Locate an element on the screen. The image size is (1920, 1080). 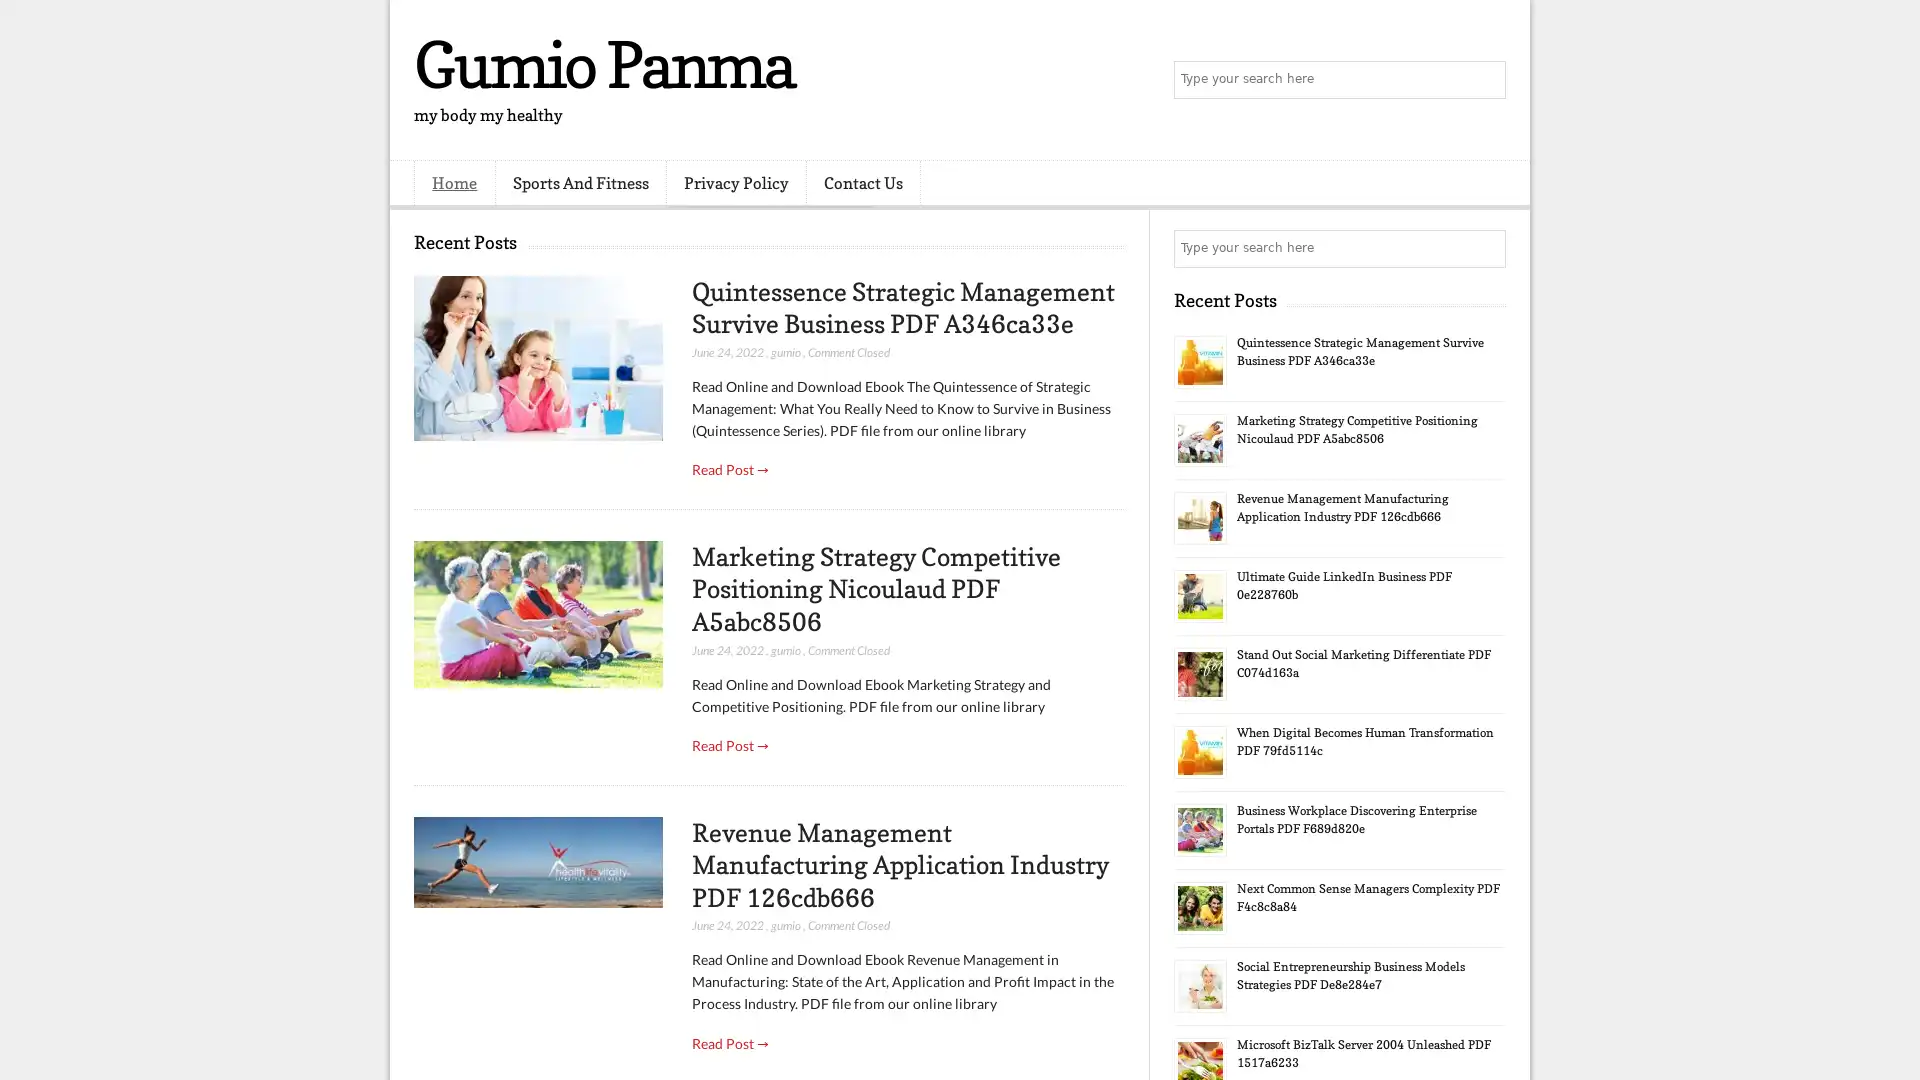
Search is located at coordinates (1485, 80).